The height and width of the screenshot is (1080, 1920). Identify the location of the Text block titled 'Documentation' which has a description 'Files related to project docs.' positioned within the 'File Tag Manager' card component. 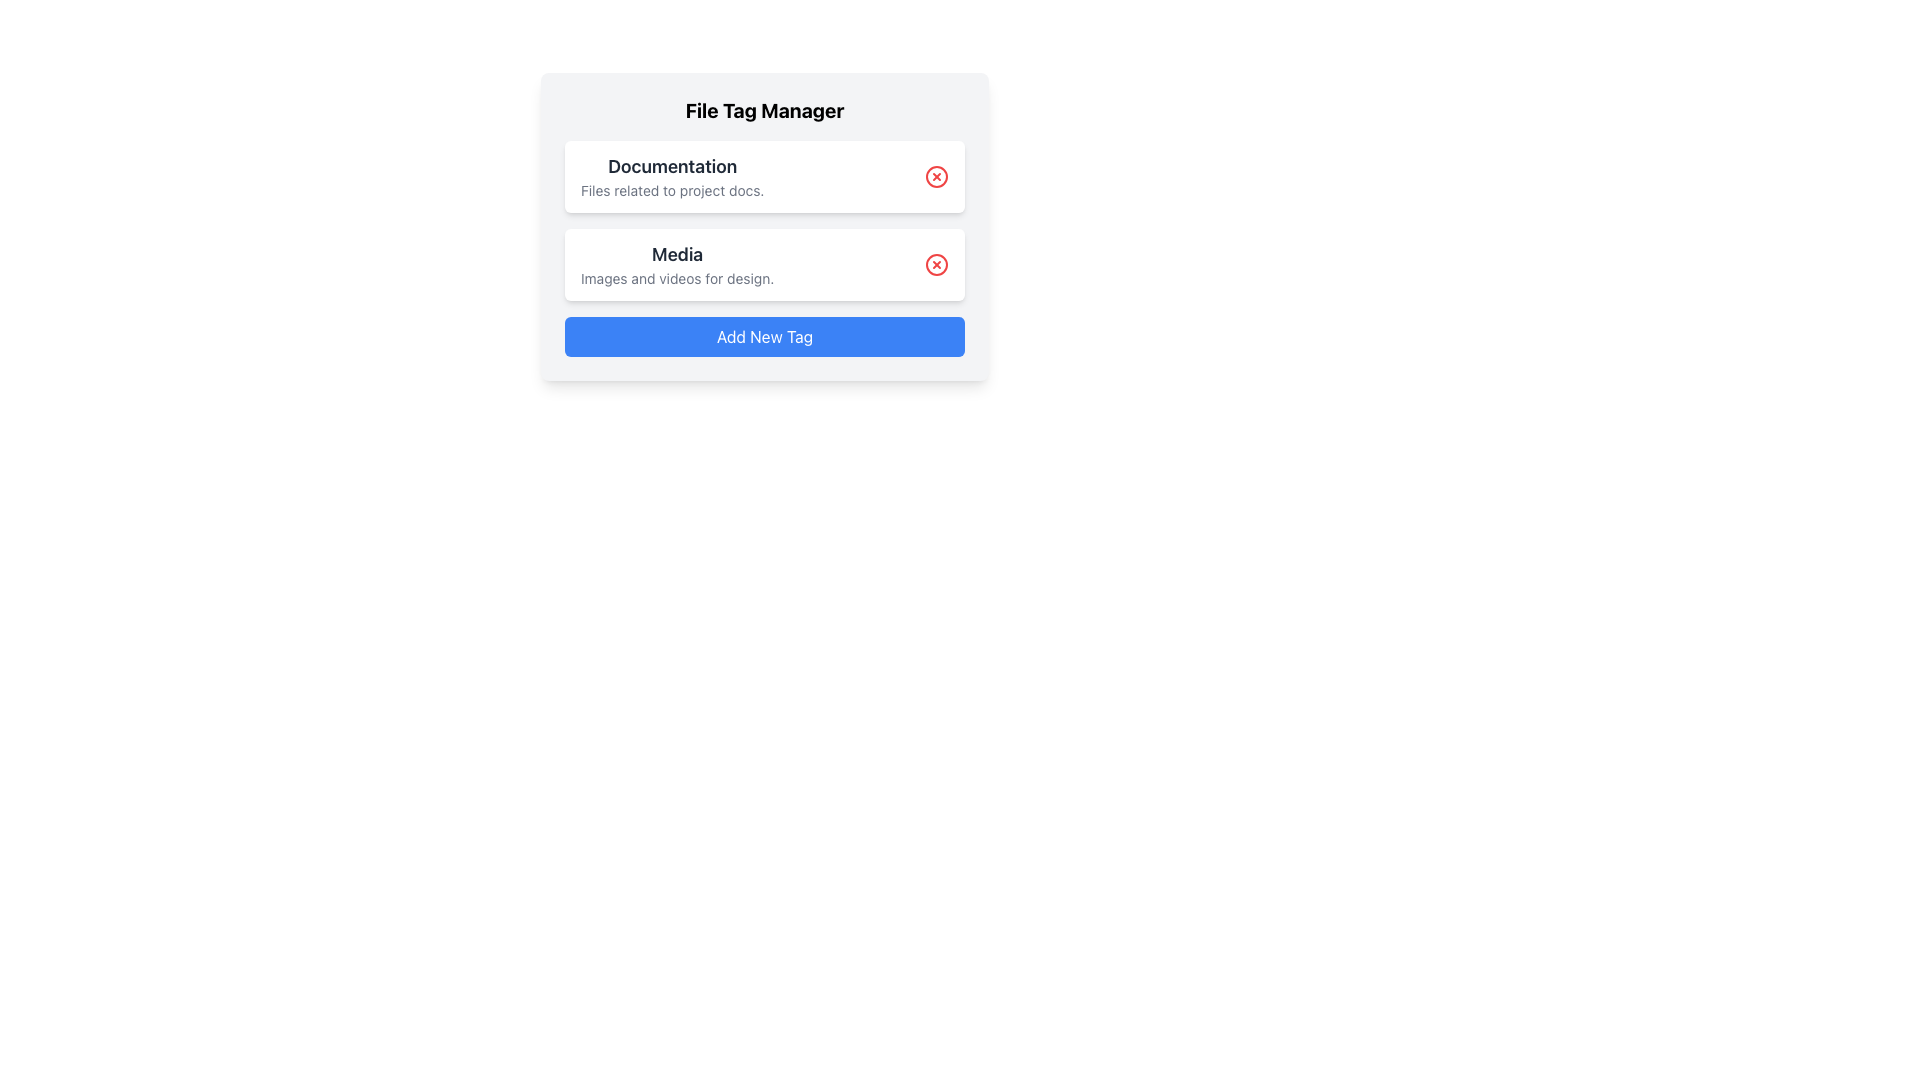
(672, 176).